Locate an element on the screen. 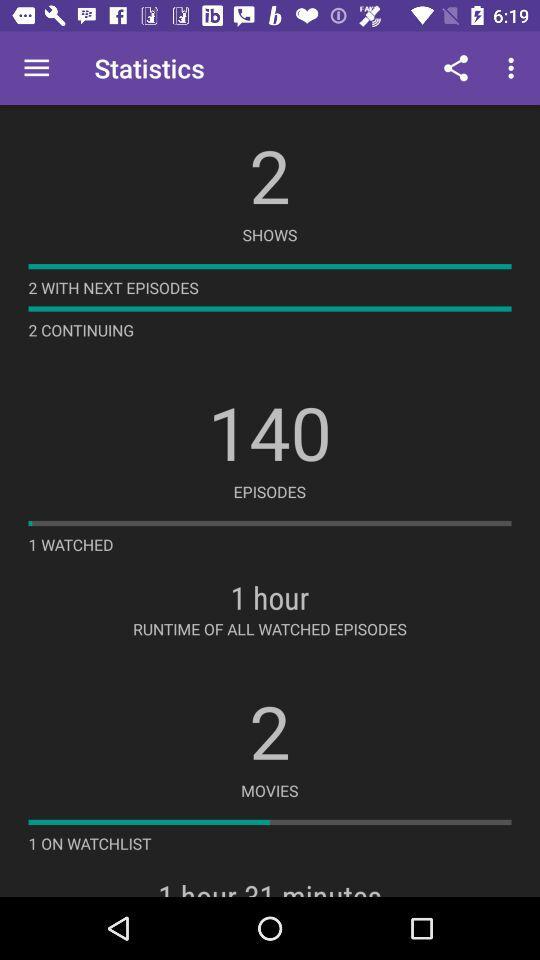 This screenshot has height=960, width=540. icon above the episodes icon is located at coordinates (270, 432).